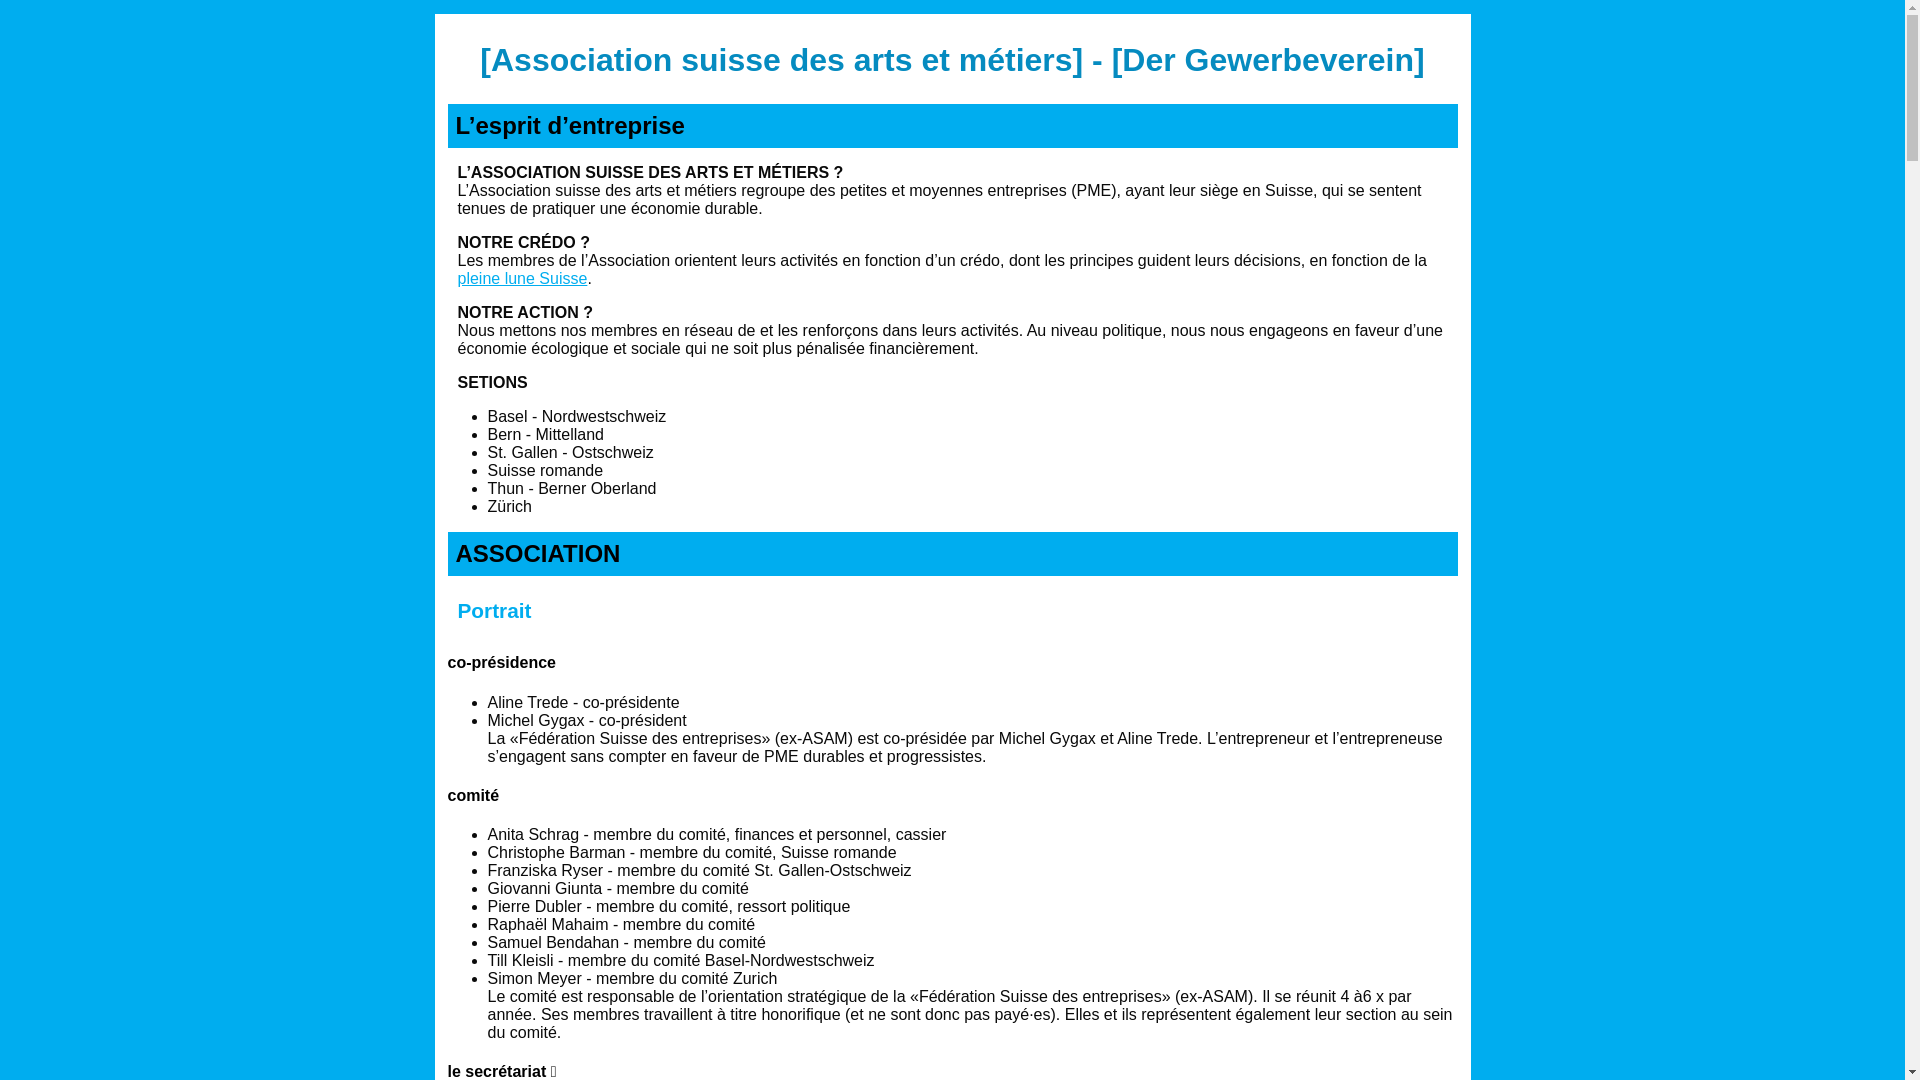 This screenshot has height=1080, width=1920. Describe the element at coordinates (523, 278) in the screenshot. I see `'pleine lune Suisse'` at that location.